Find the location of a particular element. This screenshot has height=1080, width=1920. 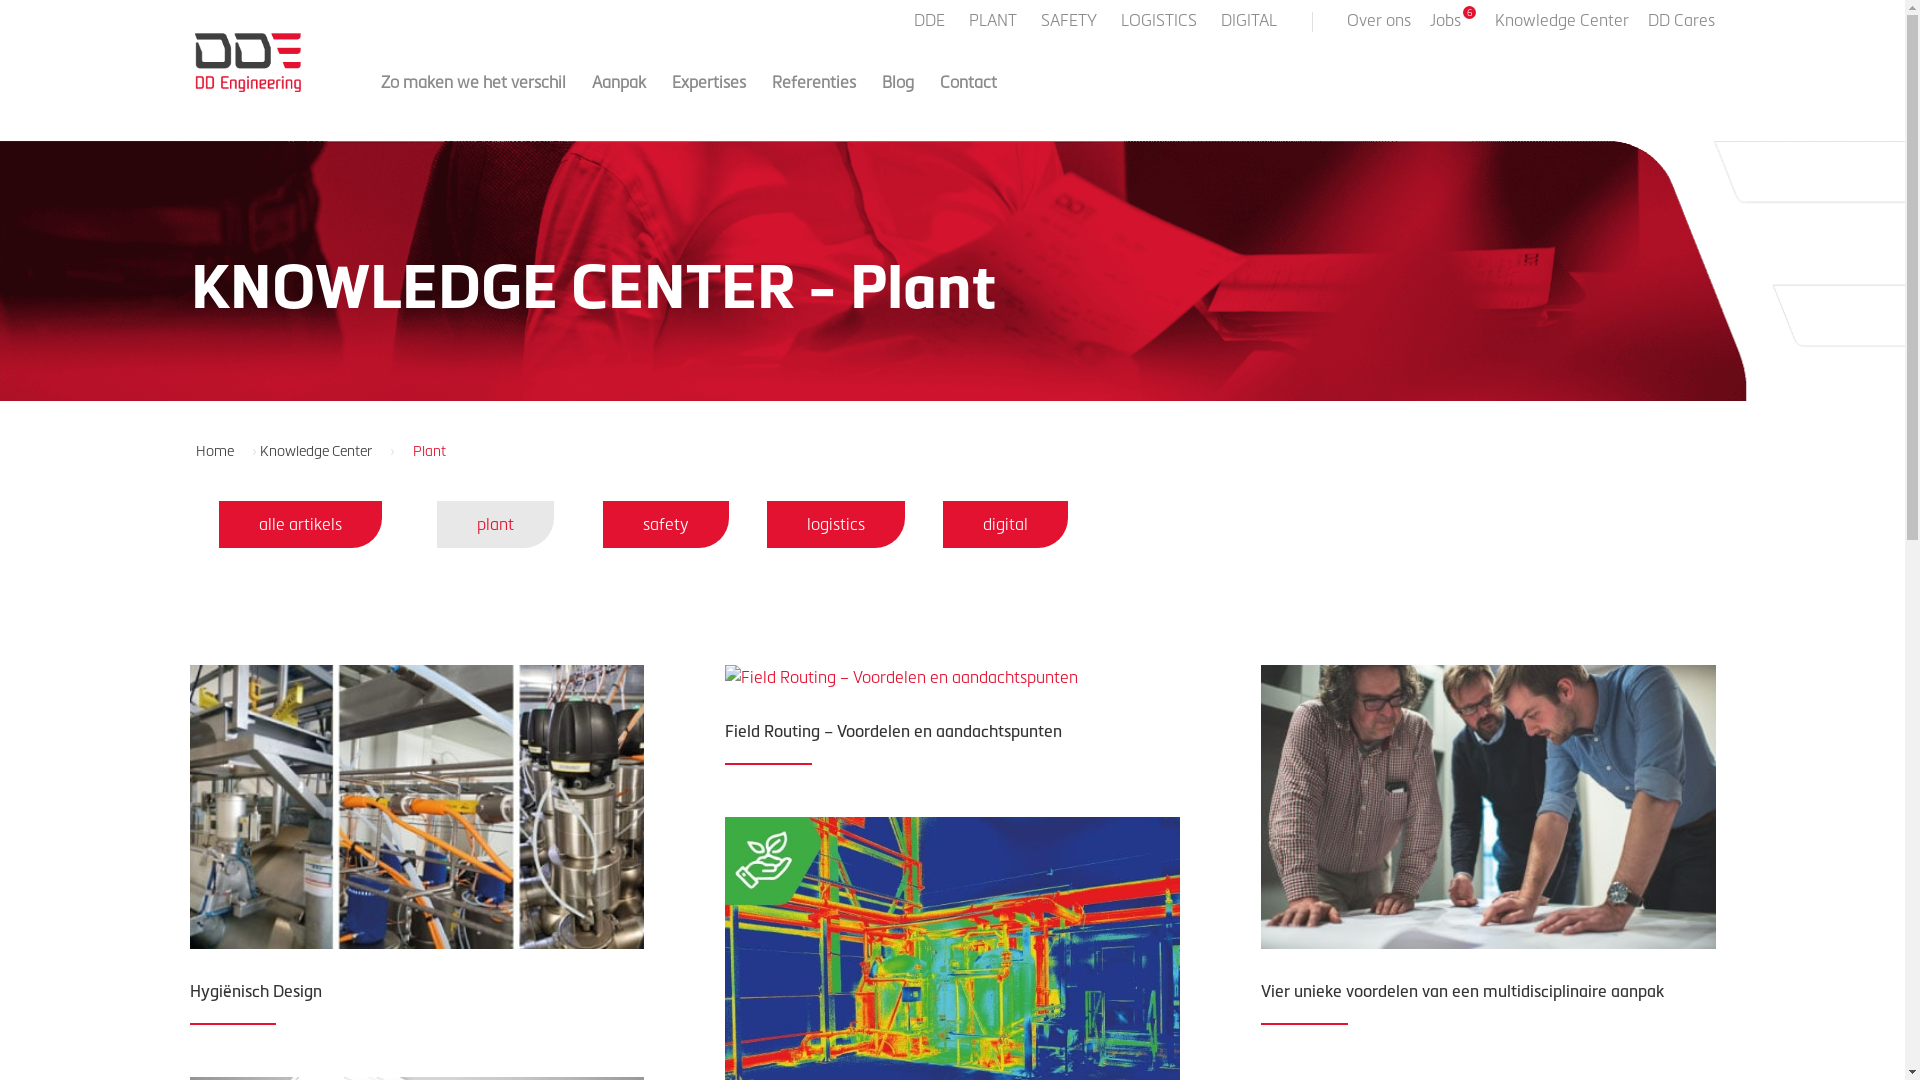

'logistics' is located at coordinates (835, 523).